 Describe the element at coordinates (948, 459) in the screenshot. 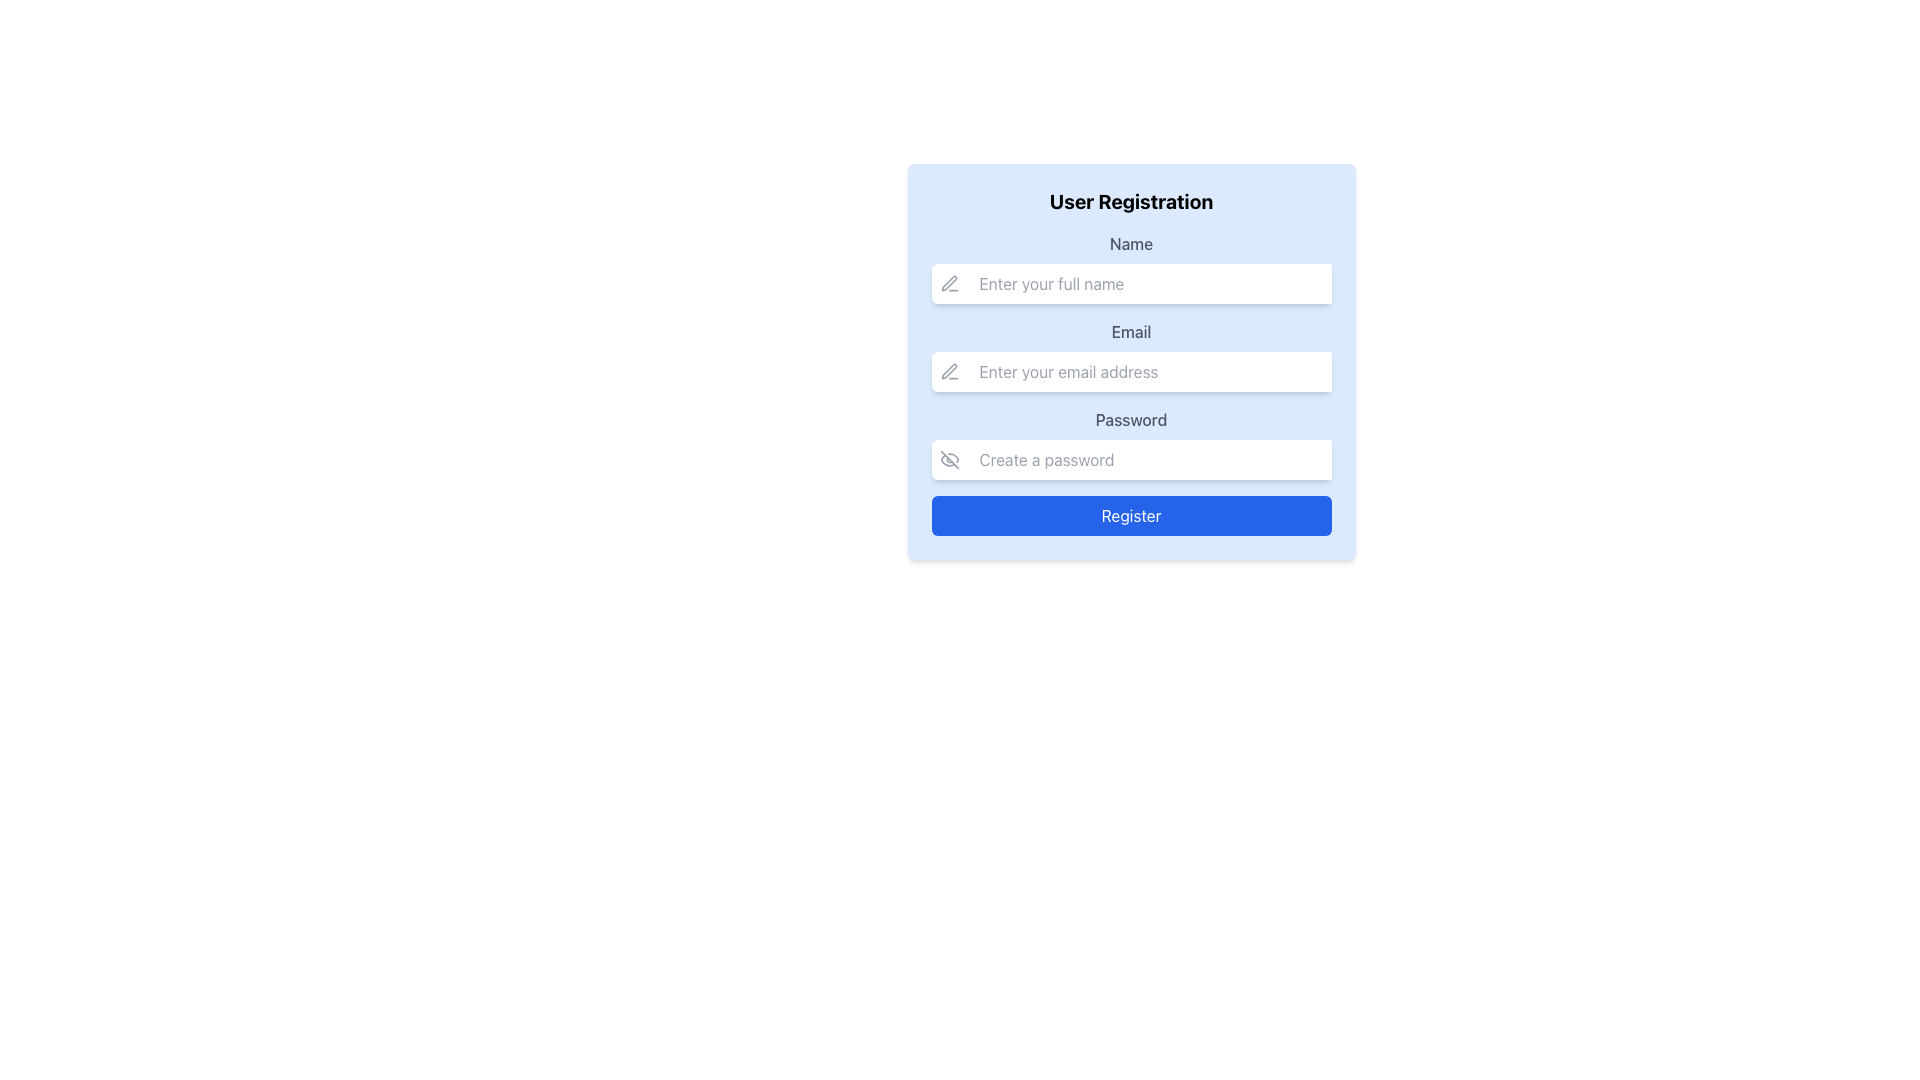

I see `the eye icon with a diagonal slash through it, which is embedded in the button next to the password input field` at that location.